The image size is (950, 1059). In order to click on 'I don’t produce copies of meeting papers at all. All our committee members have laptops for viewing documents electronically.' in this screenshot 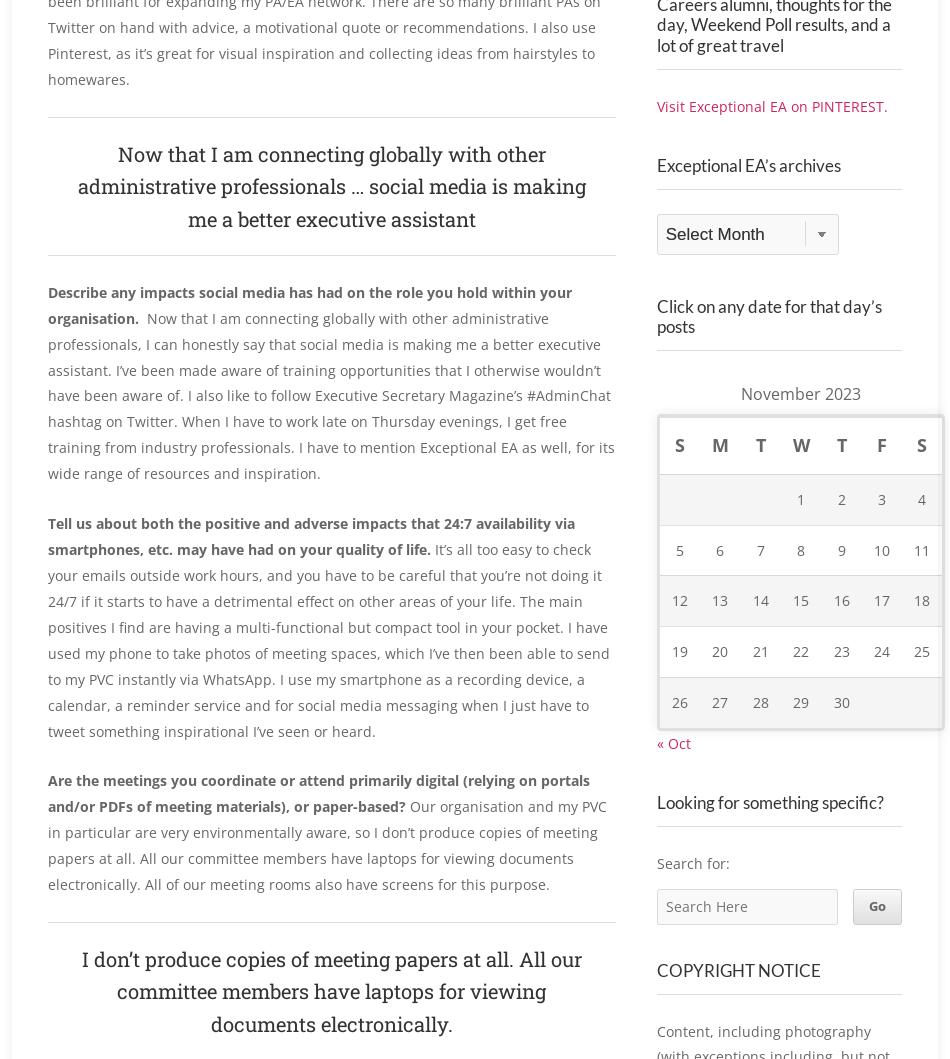, I will do `click(329, 990)`.